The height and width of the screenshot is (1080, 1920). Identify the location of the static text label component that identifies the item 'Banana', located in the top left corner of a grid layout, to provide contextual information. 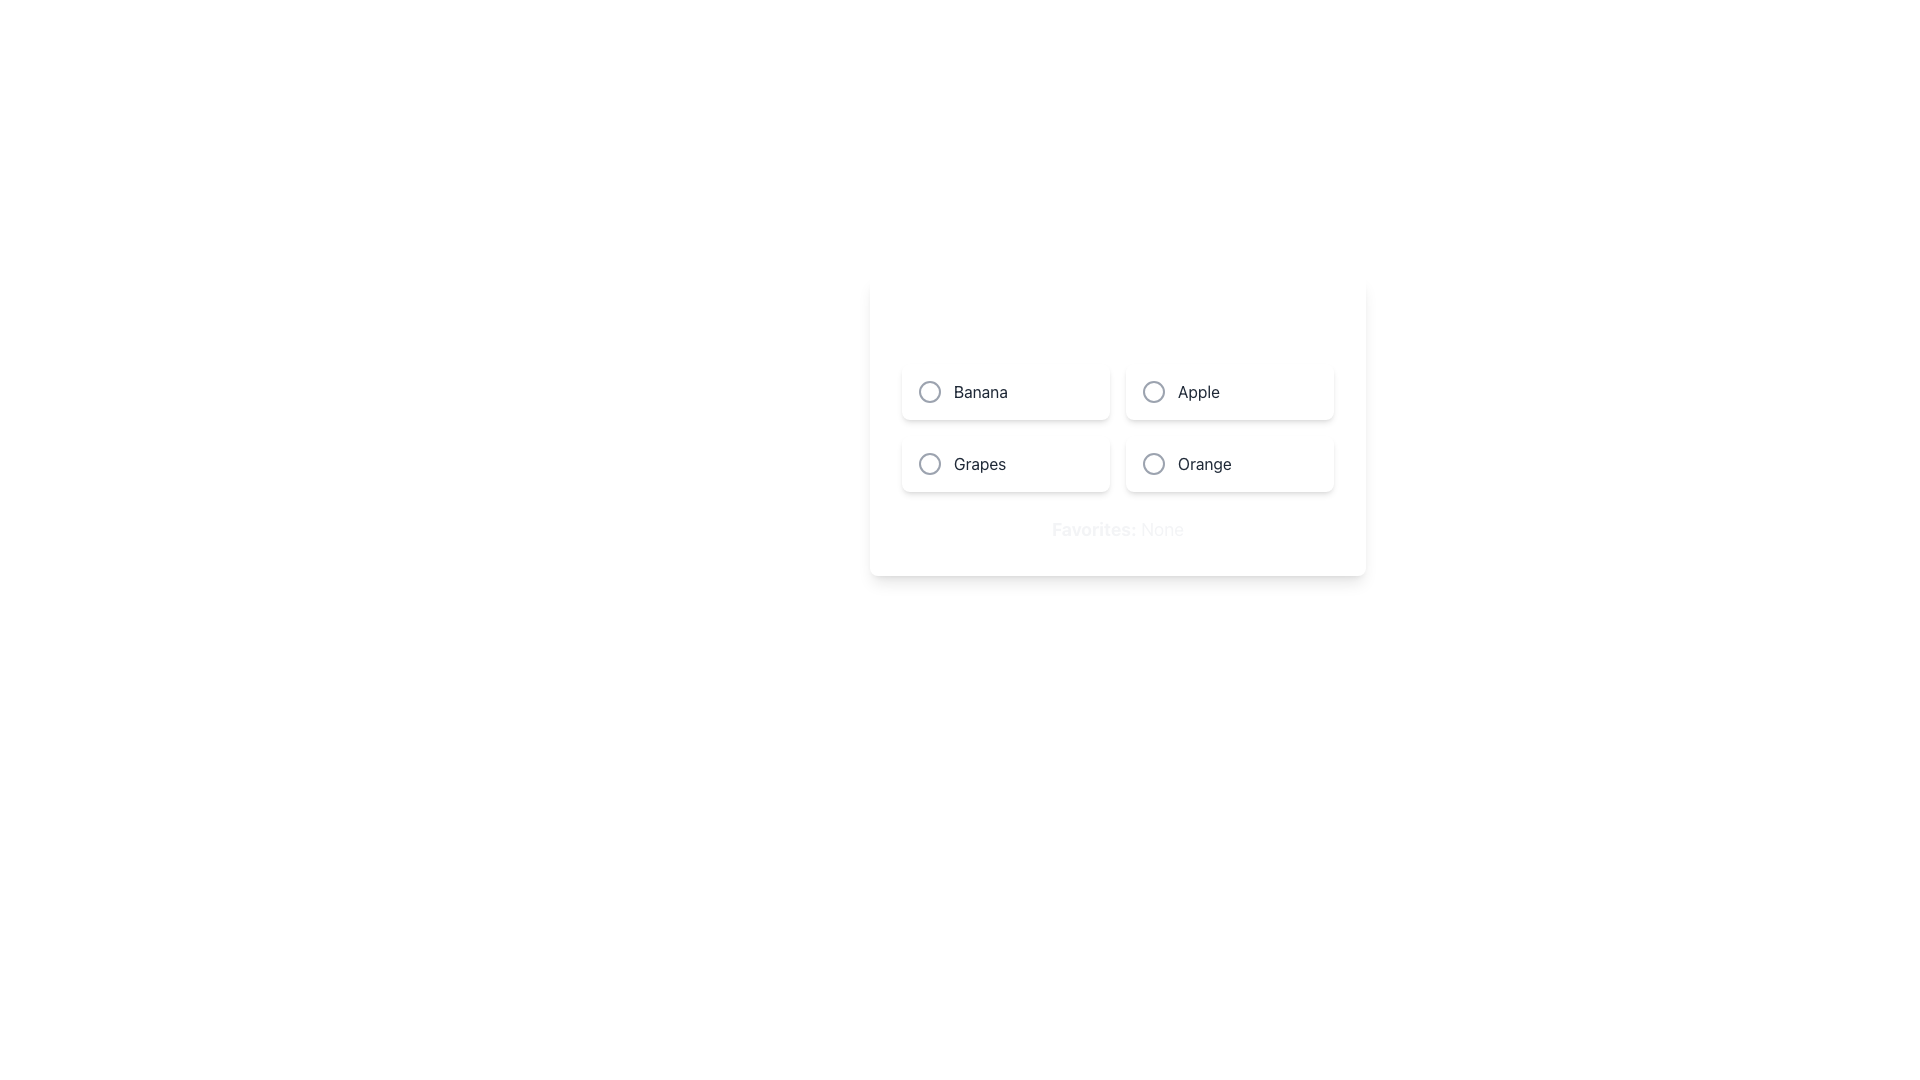
(980, 392).